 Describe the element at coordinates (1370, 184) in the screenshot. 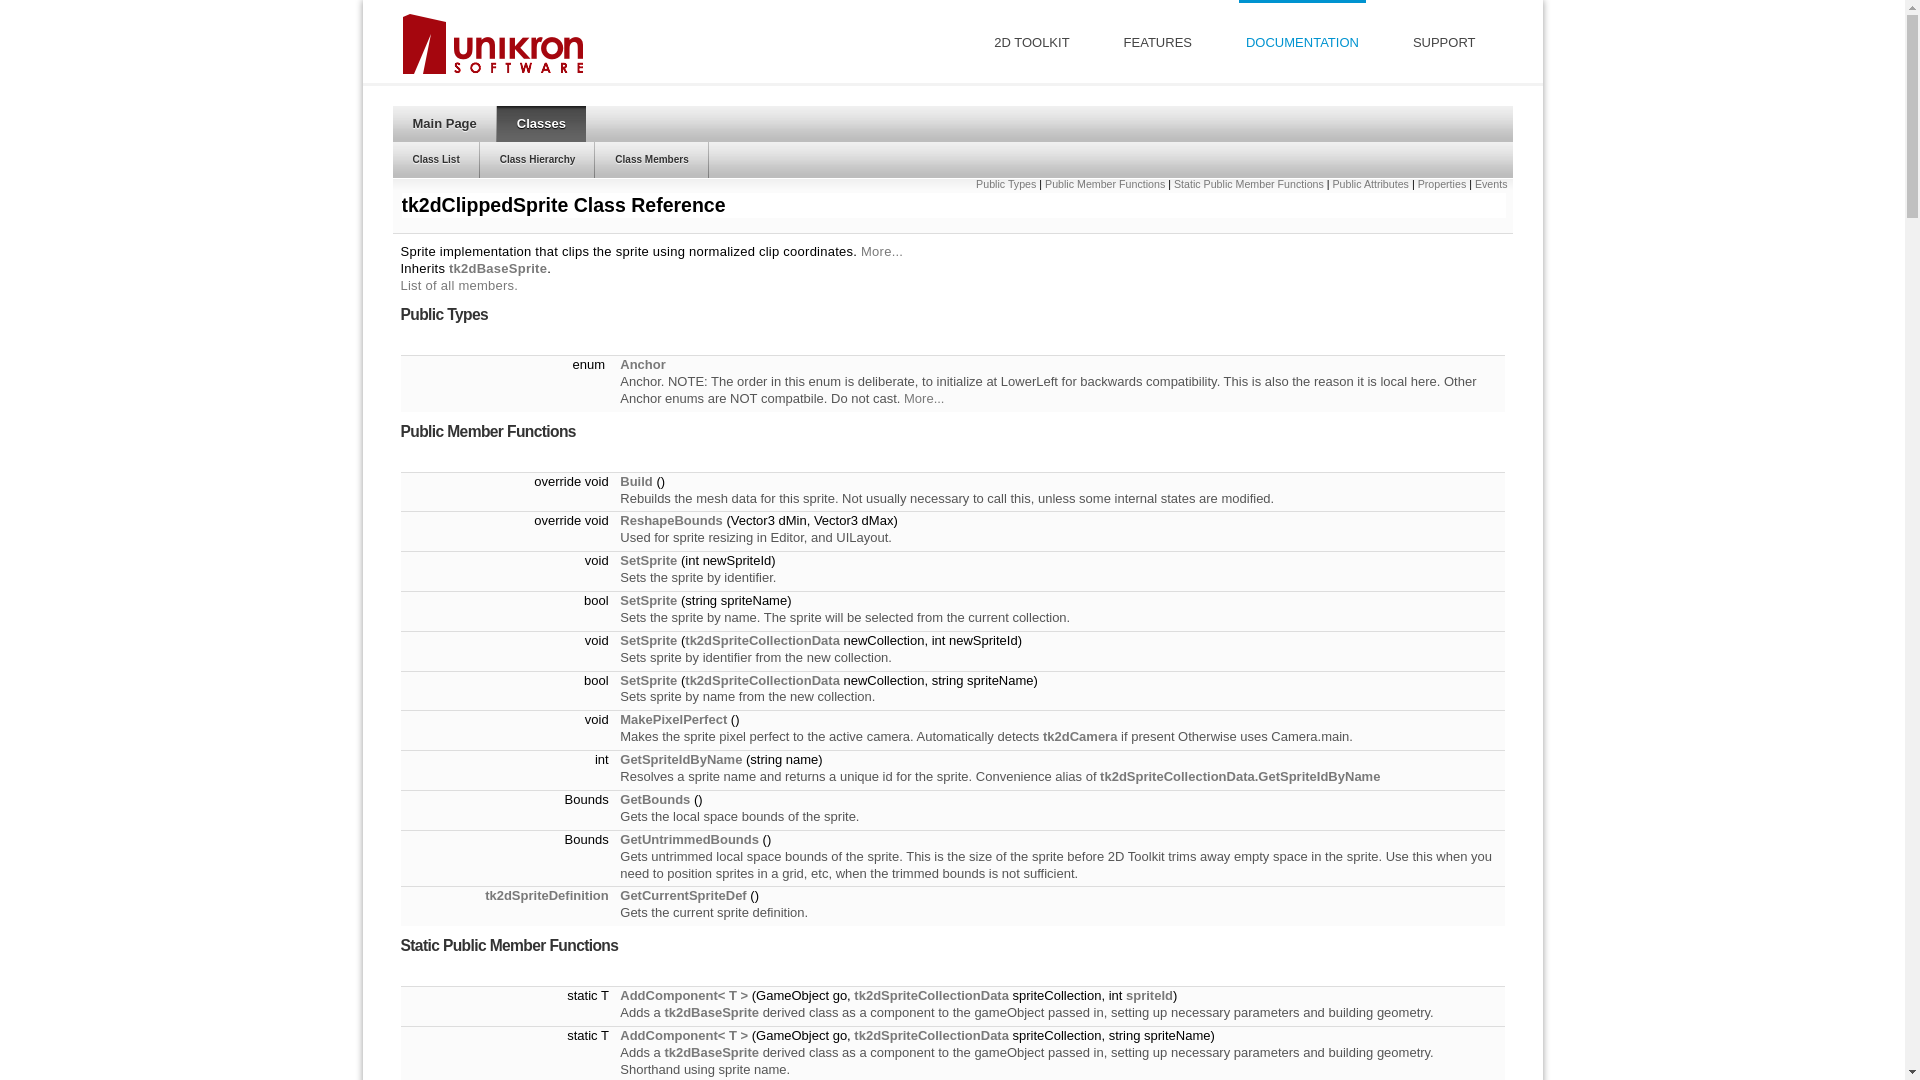

I see `'Public Attributes'` at that location.